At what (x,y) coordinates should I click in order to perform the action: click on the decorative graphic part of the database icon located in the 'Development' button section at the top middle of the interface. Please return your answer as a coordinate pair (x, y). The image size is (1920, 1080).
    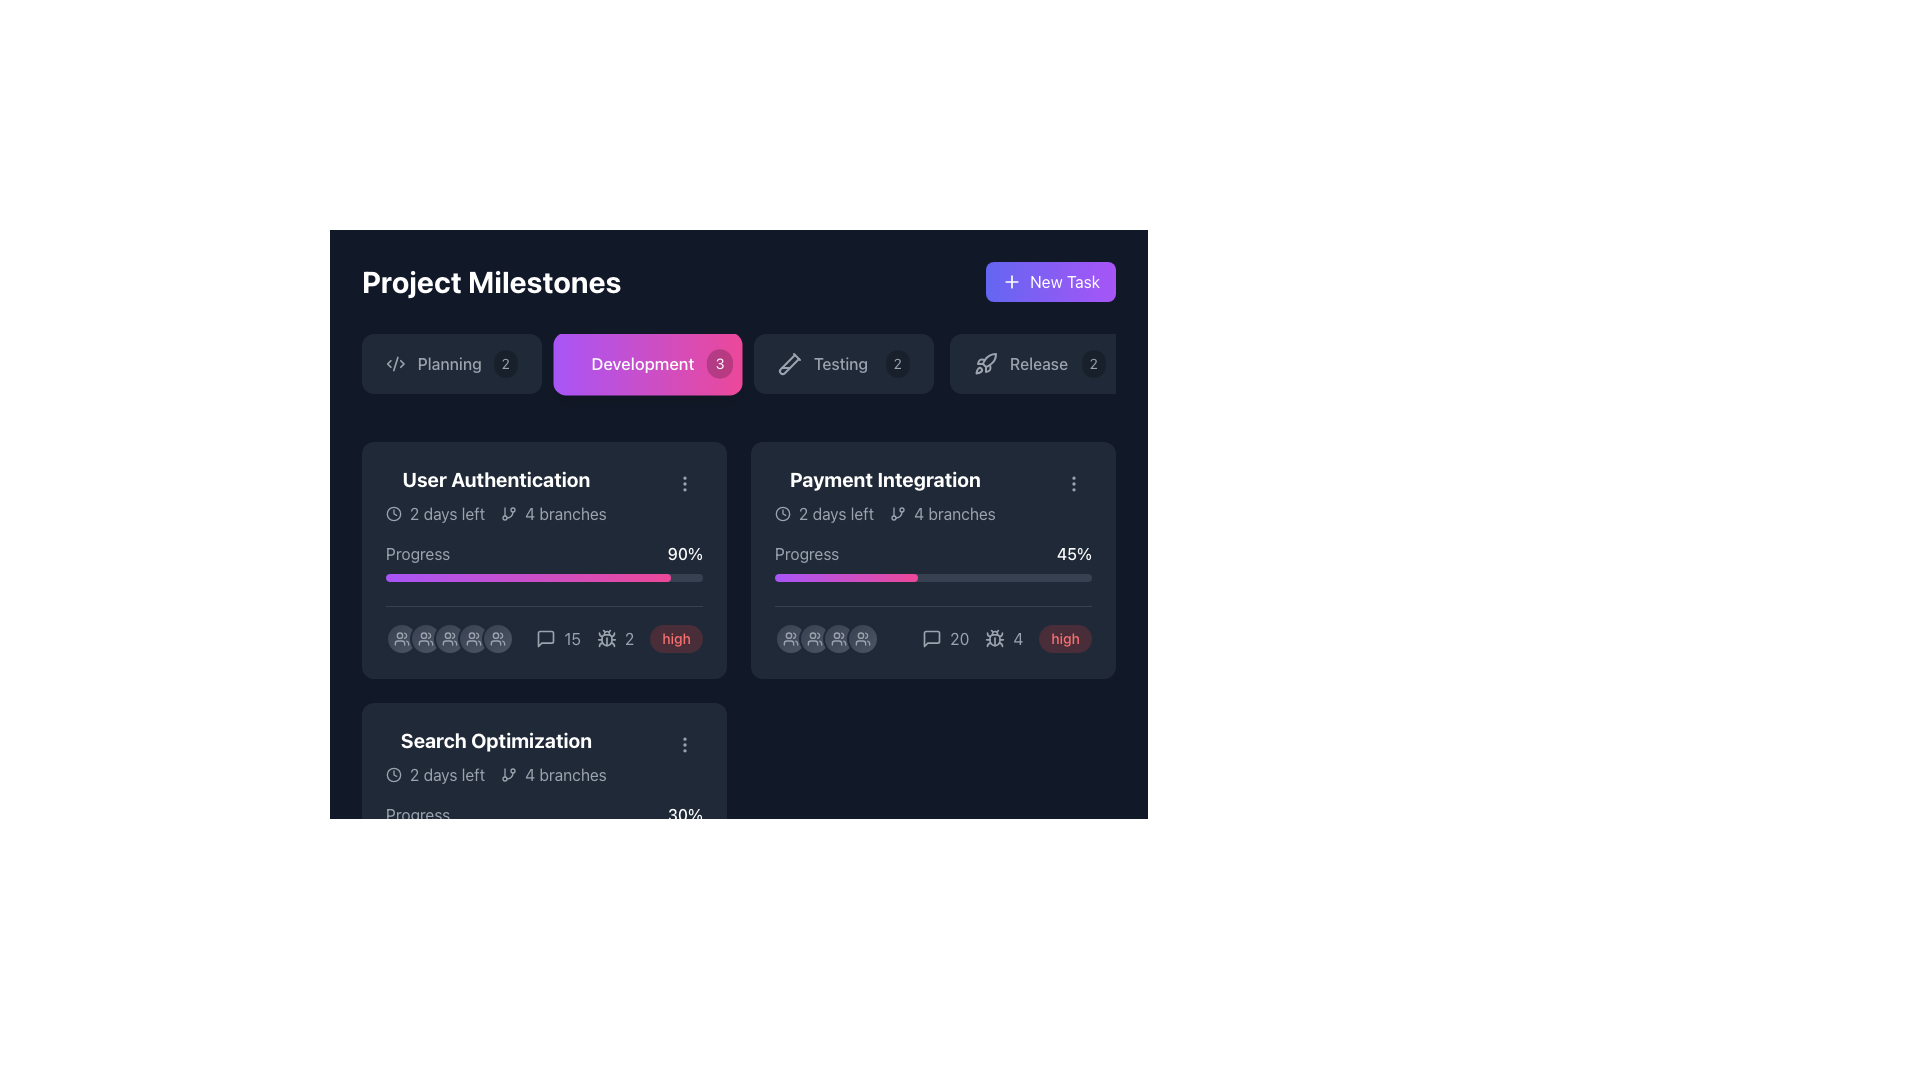
    Looking at the image, I should click on (590, 365).